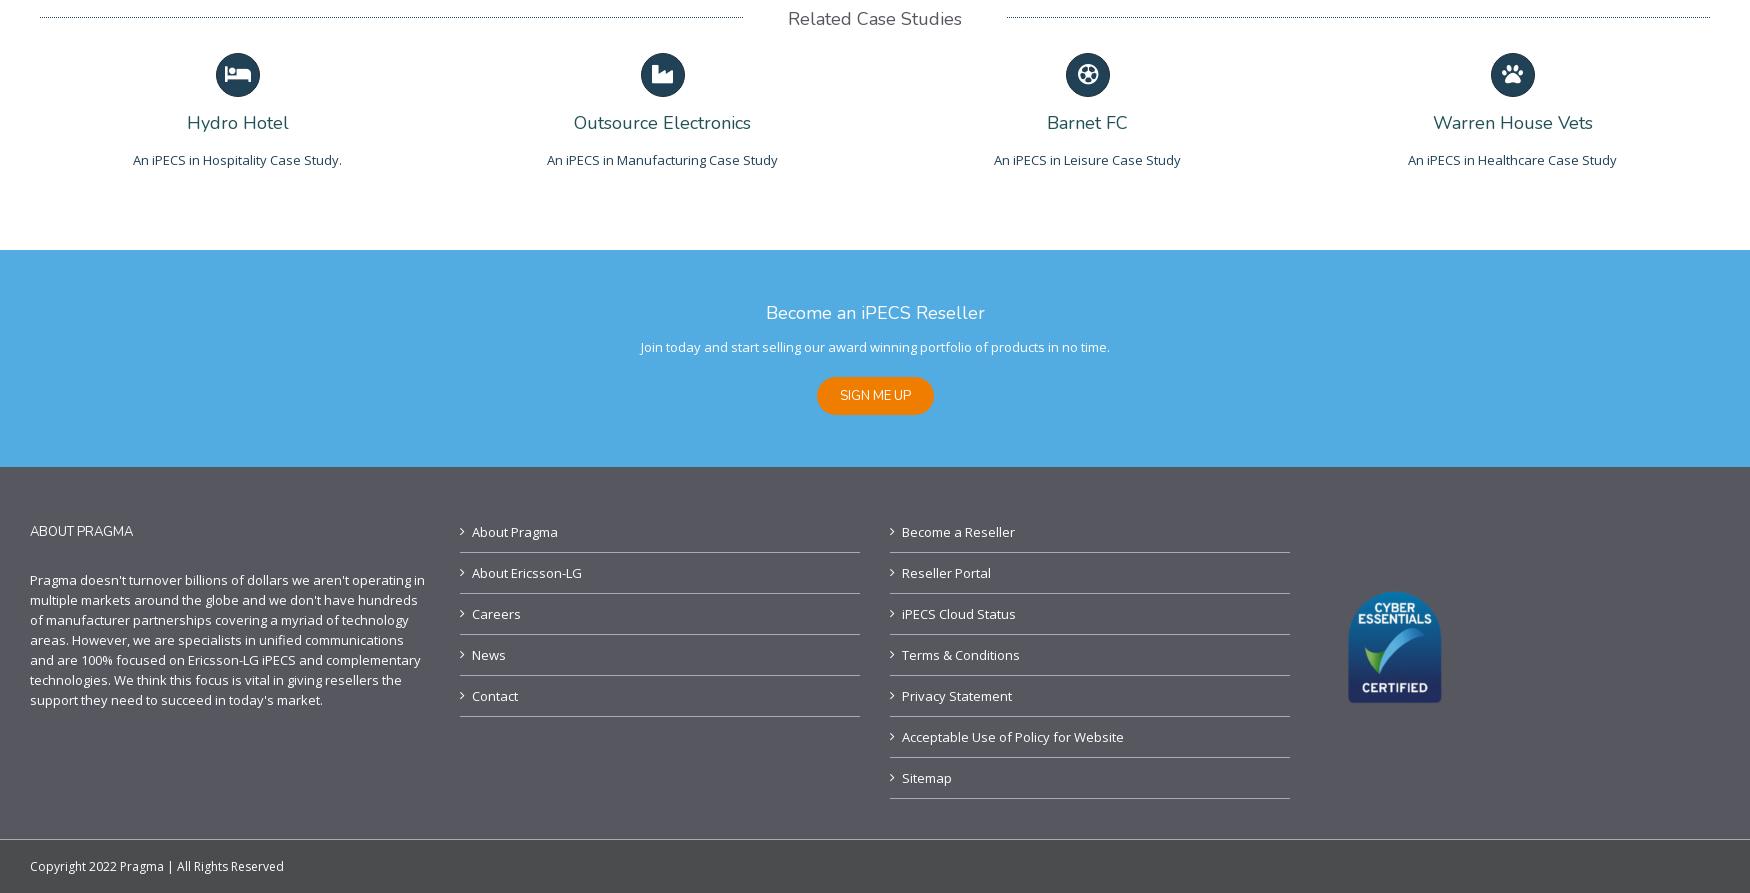 Image resolution: width=1750 pixels, height=893 pixels. What do you see at coordinates (236, 122) in the screenshot?
I see `'Hydro Hotel'` at bounding box center [236, 122].